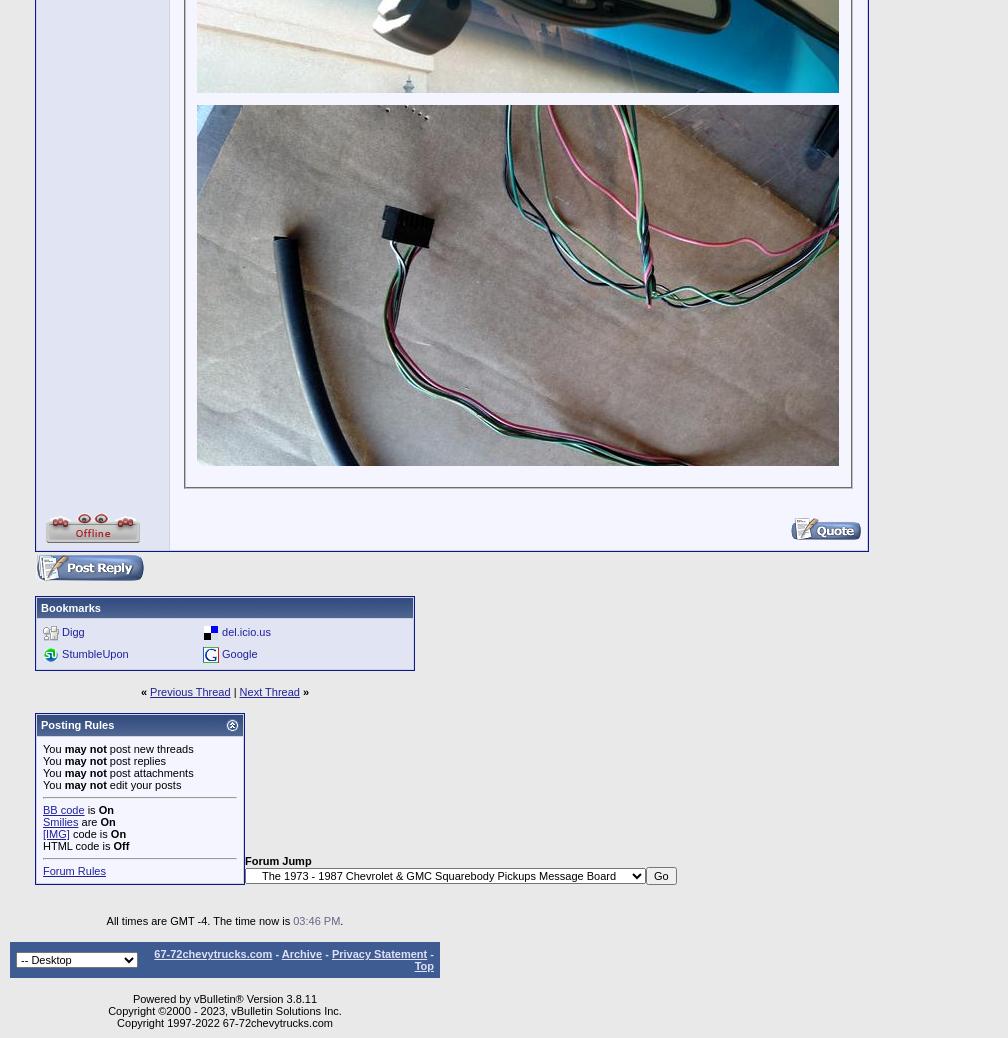 The width and height of the screenshot is (1008, 1038). I want to click on 'BB code', so click(43, 809).